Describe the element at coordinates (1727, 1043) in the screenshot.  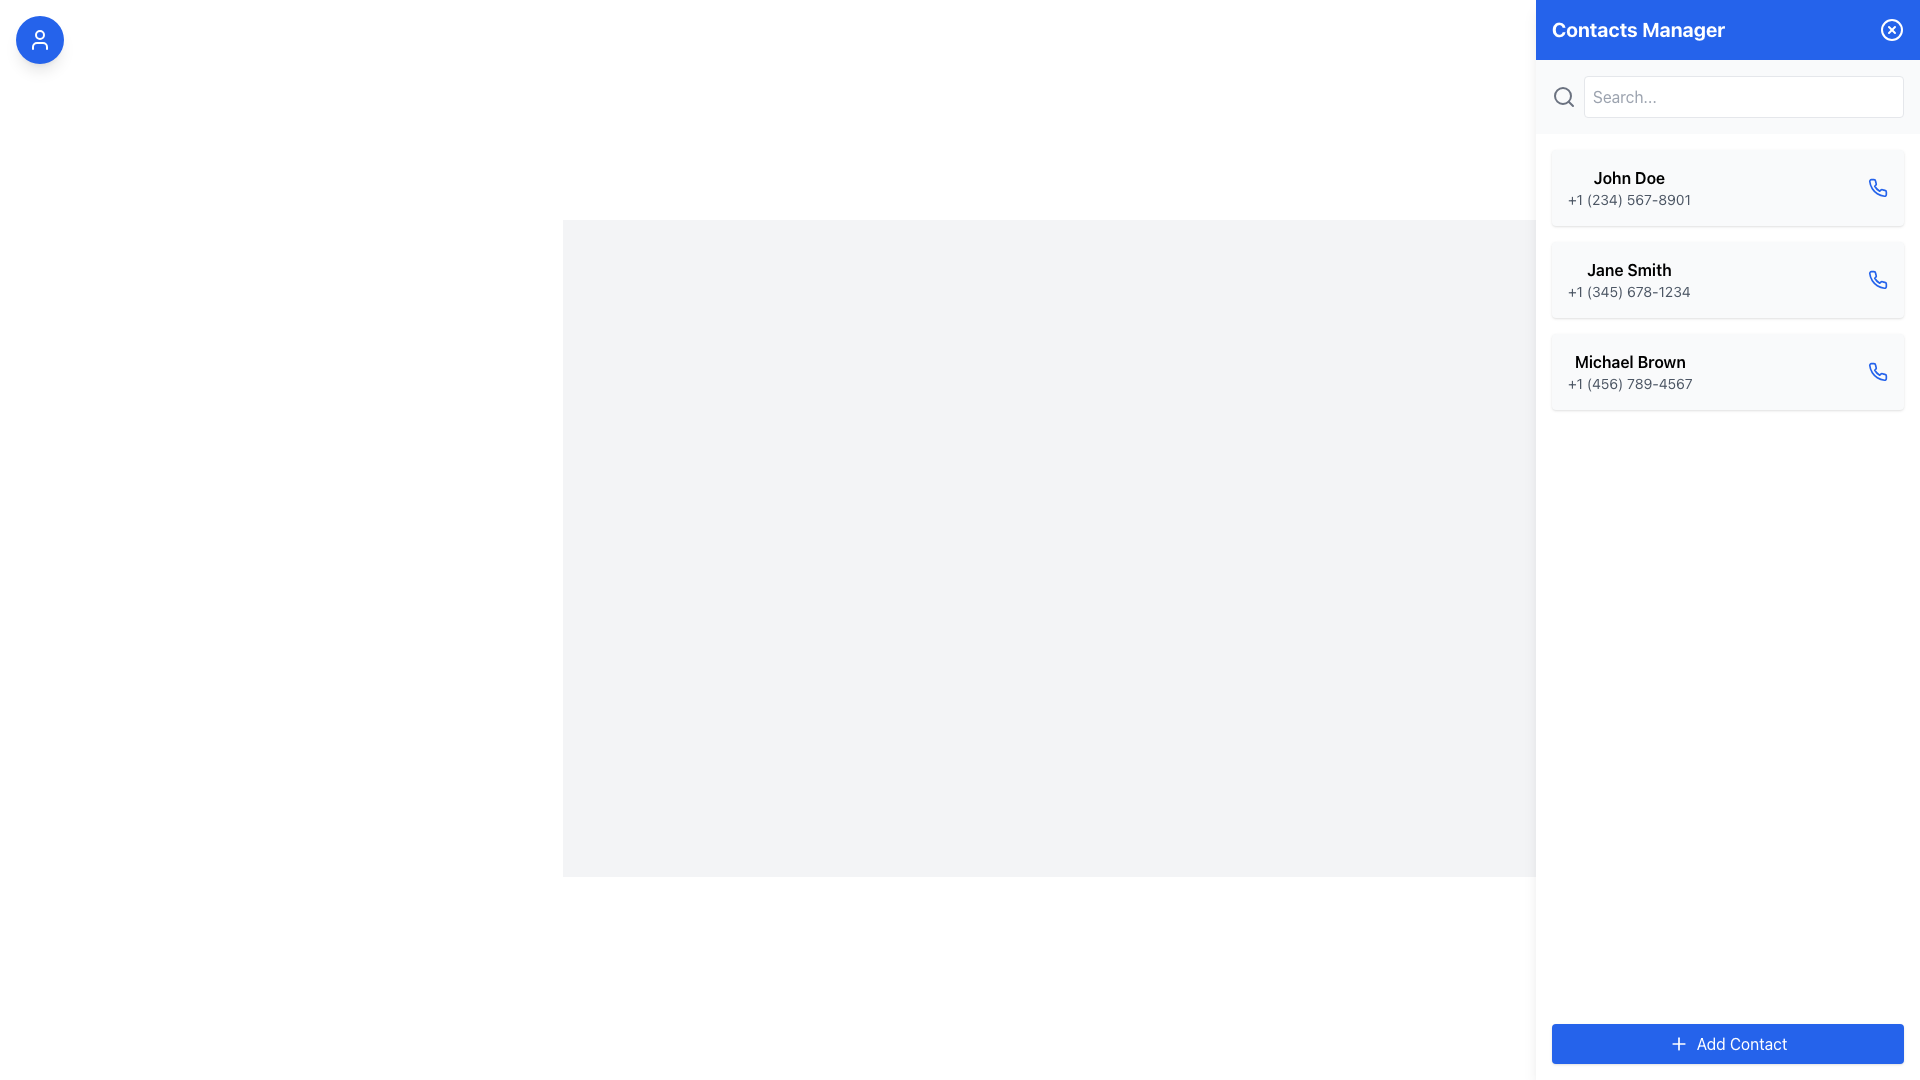
I see `the 'Add Contact' button located at the bottom-right corner of the interface` at that location.